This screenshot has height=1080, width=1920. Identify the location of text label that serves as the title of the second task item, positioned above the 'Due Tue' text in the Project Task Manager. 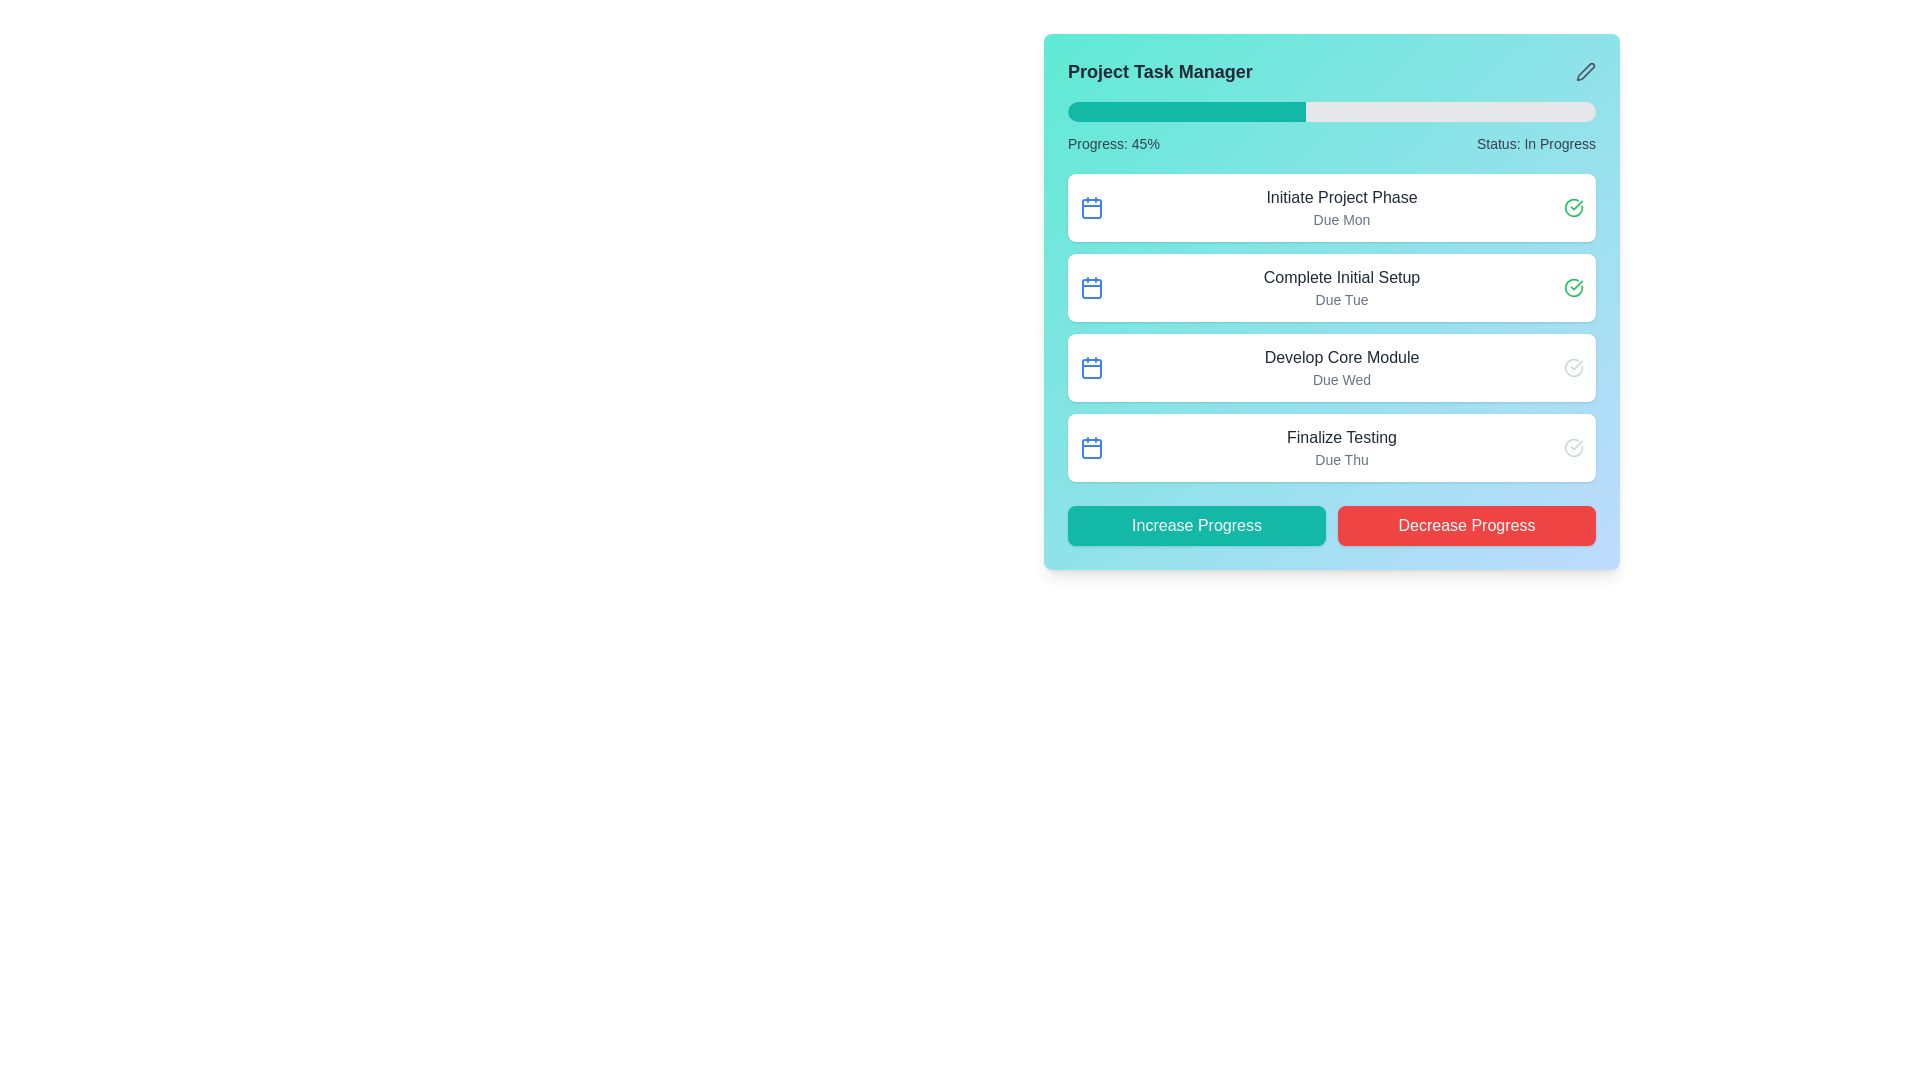
(1342, 277).